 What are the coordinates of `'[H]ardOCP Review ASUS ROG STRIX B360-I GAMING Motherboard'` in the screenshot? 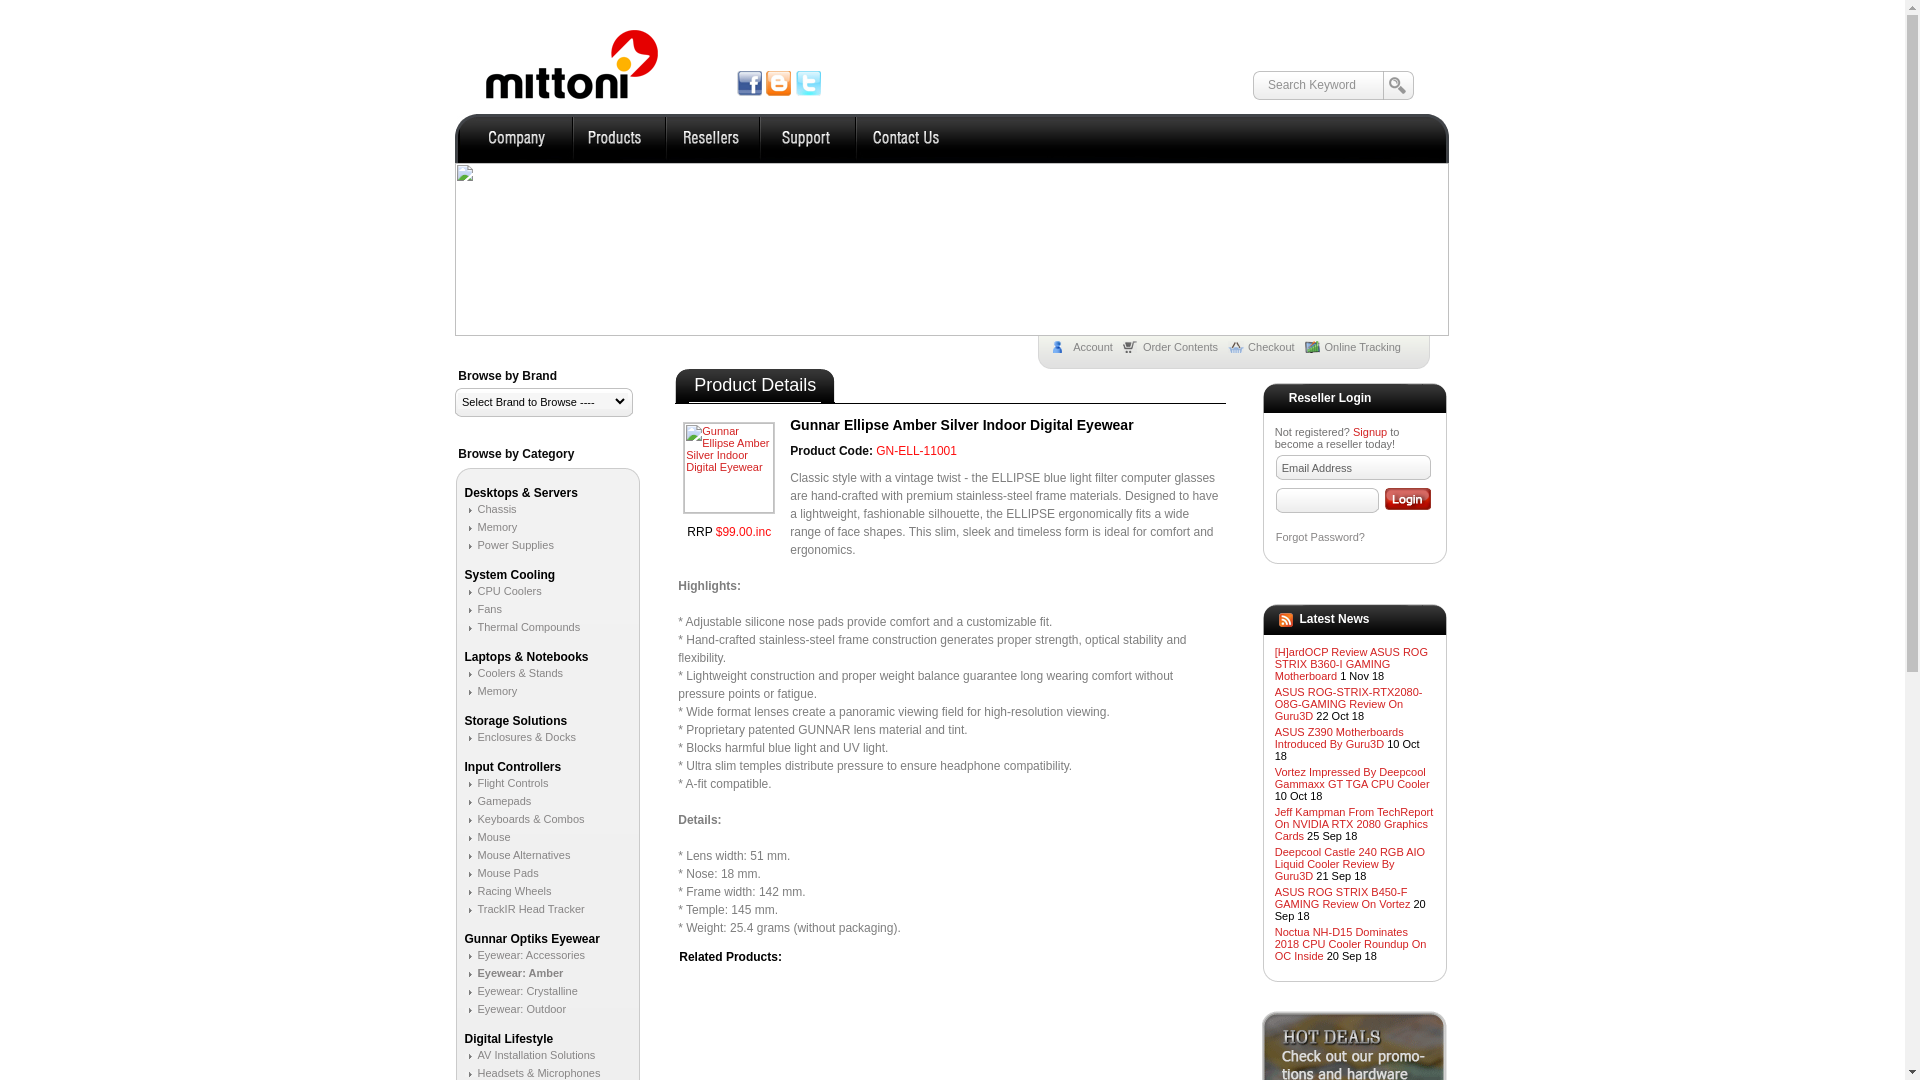 It's located at (1351, 663).